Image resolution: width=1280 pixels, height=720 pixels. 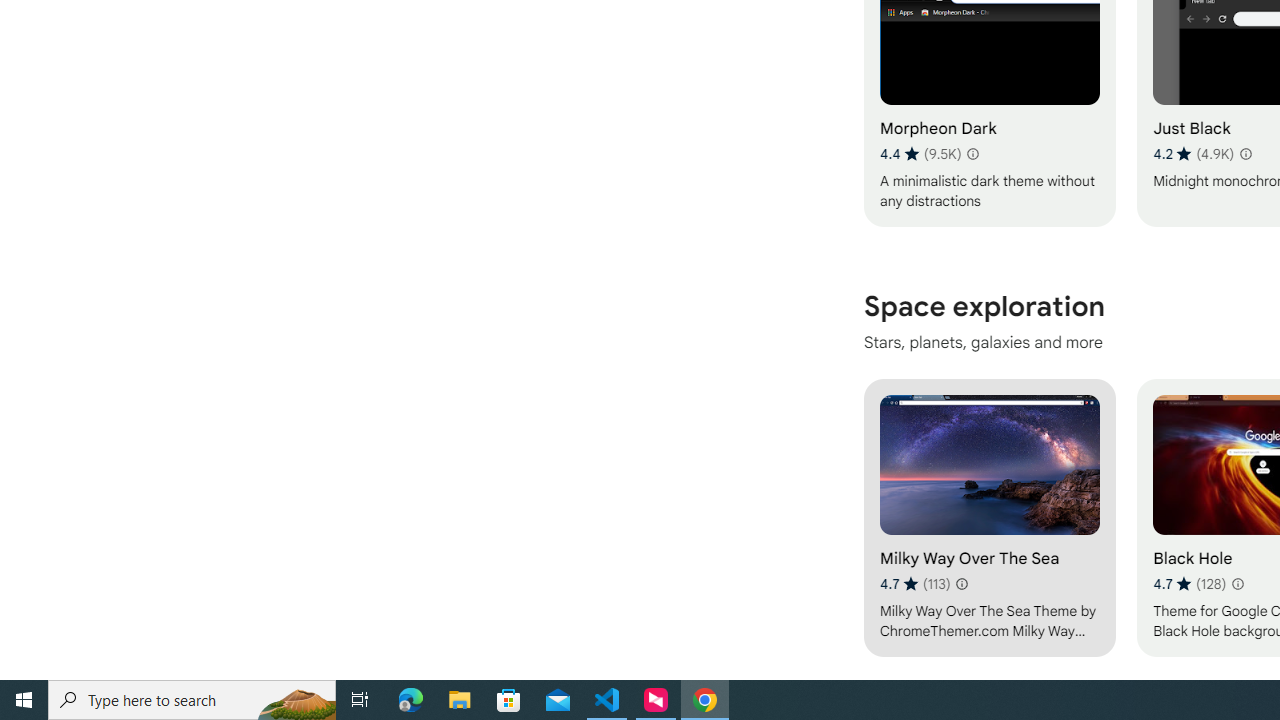 I want to click on 'Average rating 4.4 out of 5 stars. 9.5K ratings.', so click(x=919, y=153).